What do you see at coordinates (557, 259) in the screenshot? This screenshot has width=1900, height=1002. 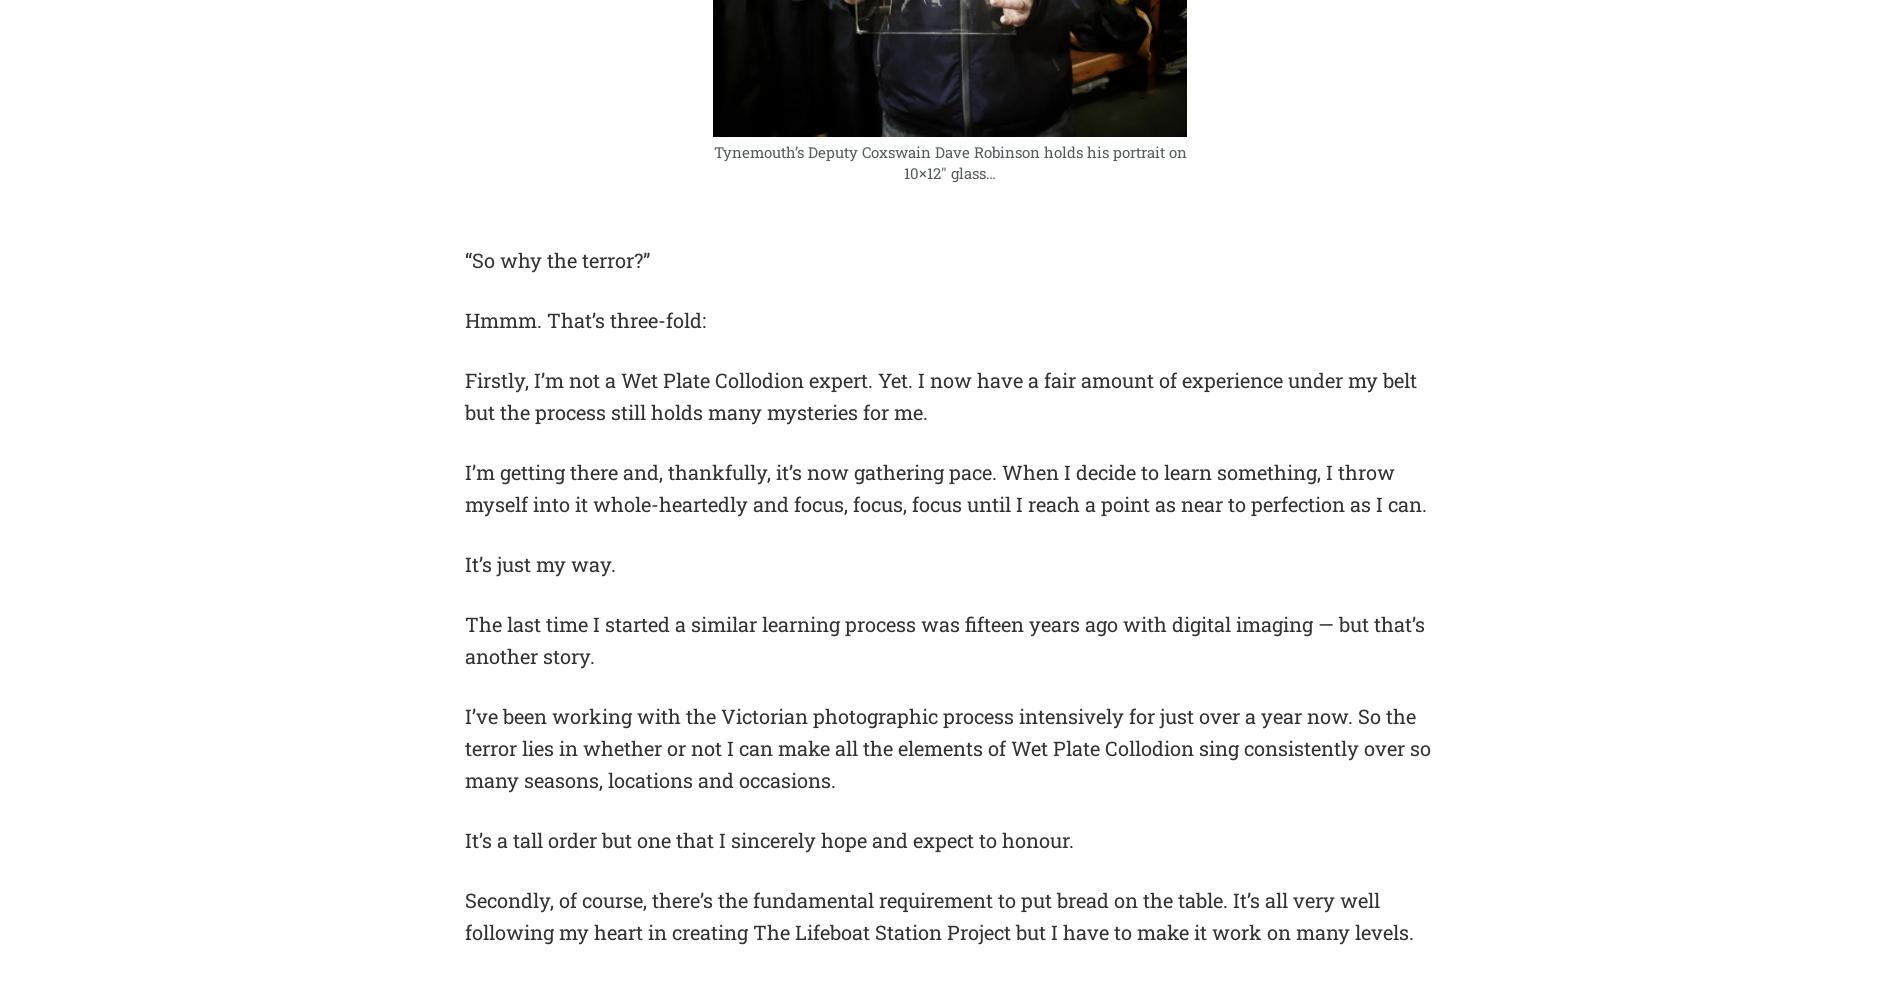 I see `'“So why the terror?”'` at bounding box center [557, 259].